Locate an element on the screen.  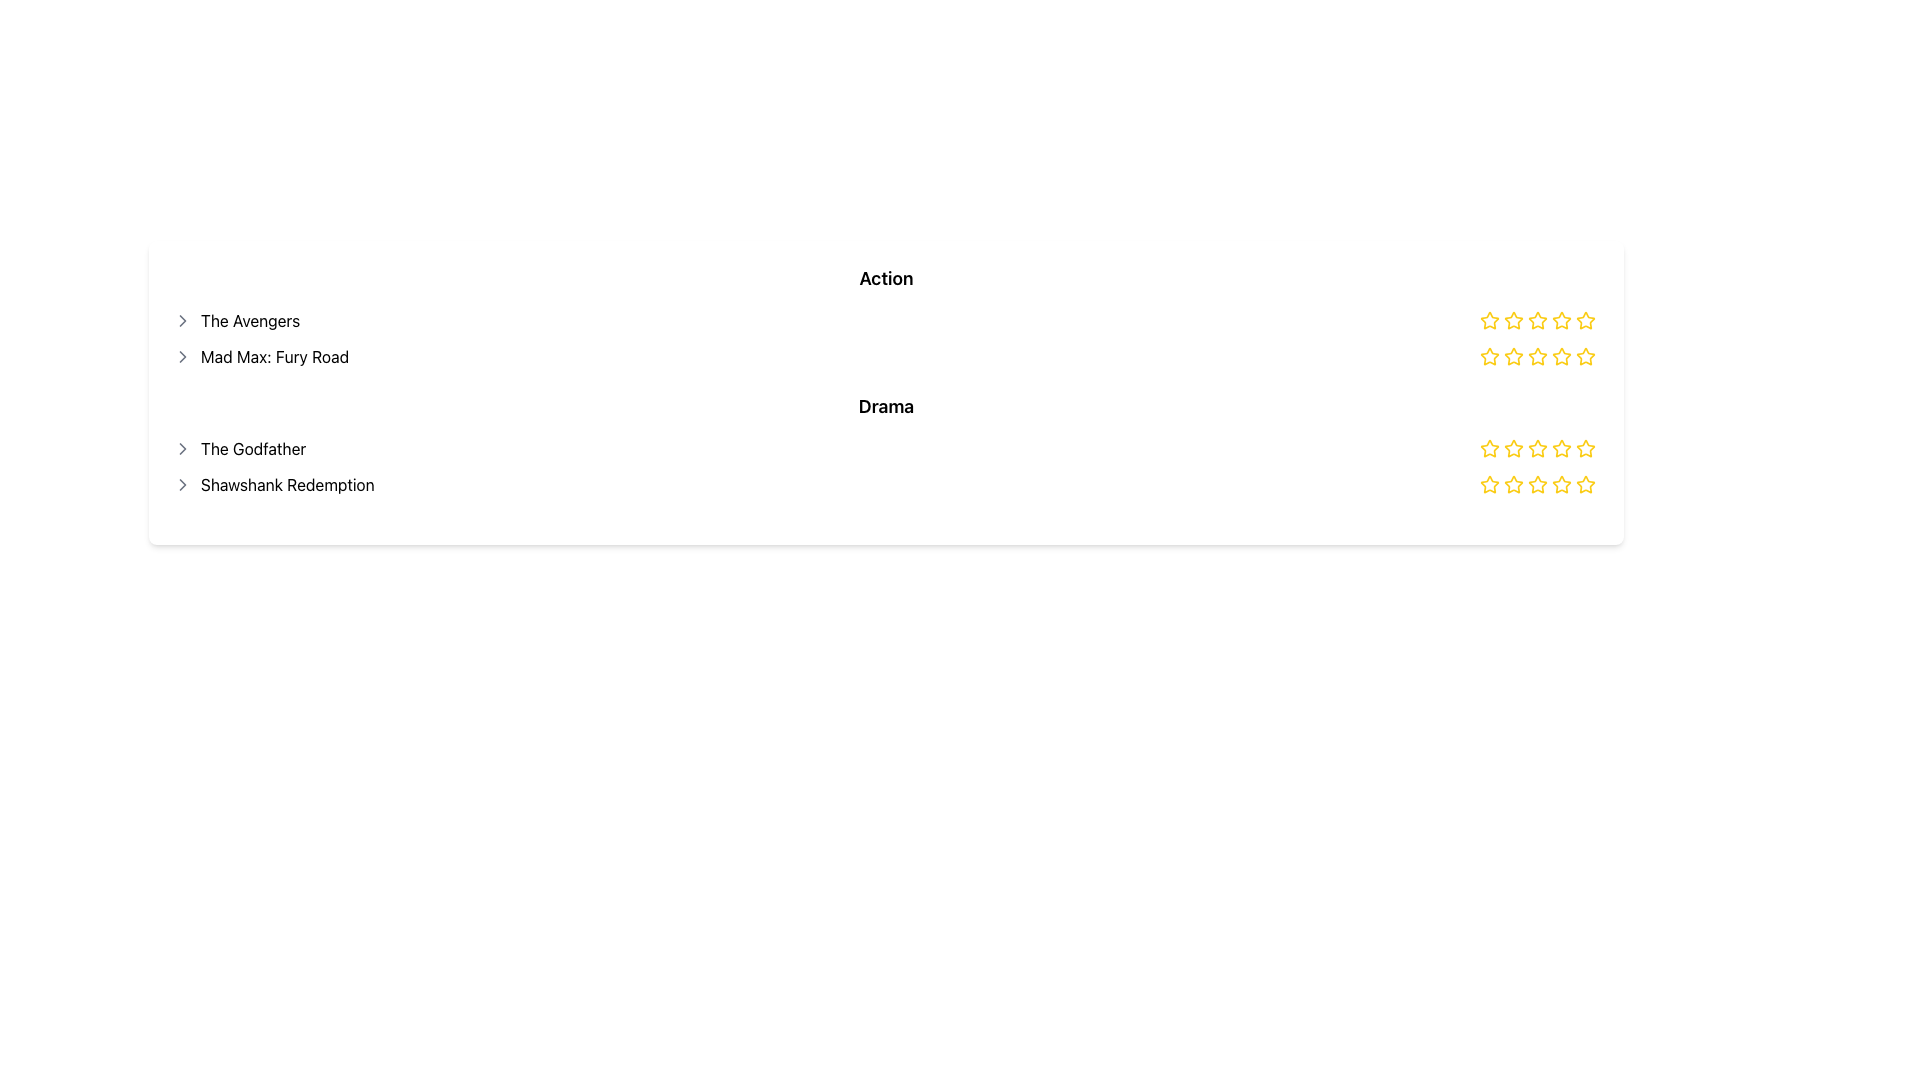
the second star in the star rating component located on the right side of the grid layout to provide a rating is located at coordinates (1489, 356).